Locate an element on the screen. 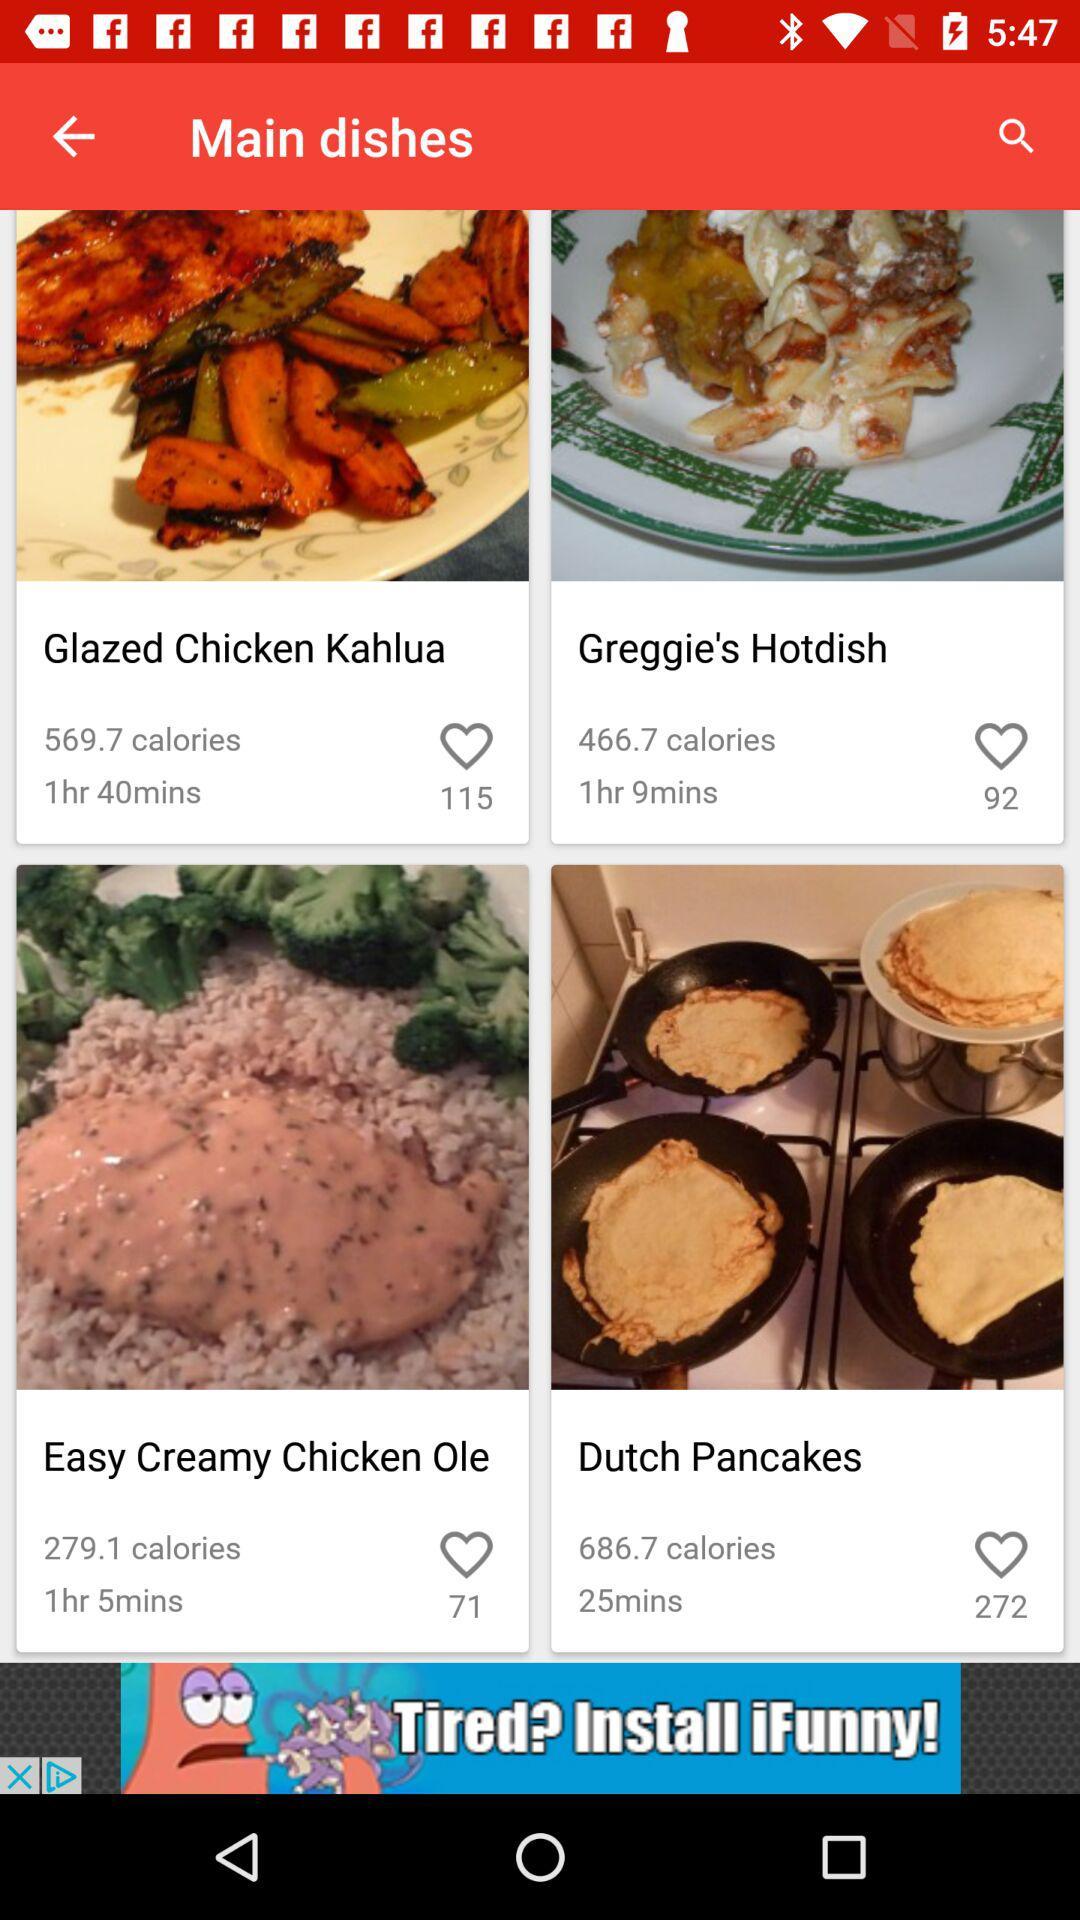 This screenshot has width=1080, height=1920. the text below the second image in the first row is located at coordinates (806, 647).